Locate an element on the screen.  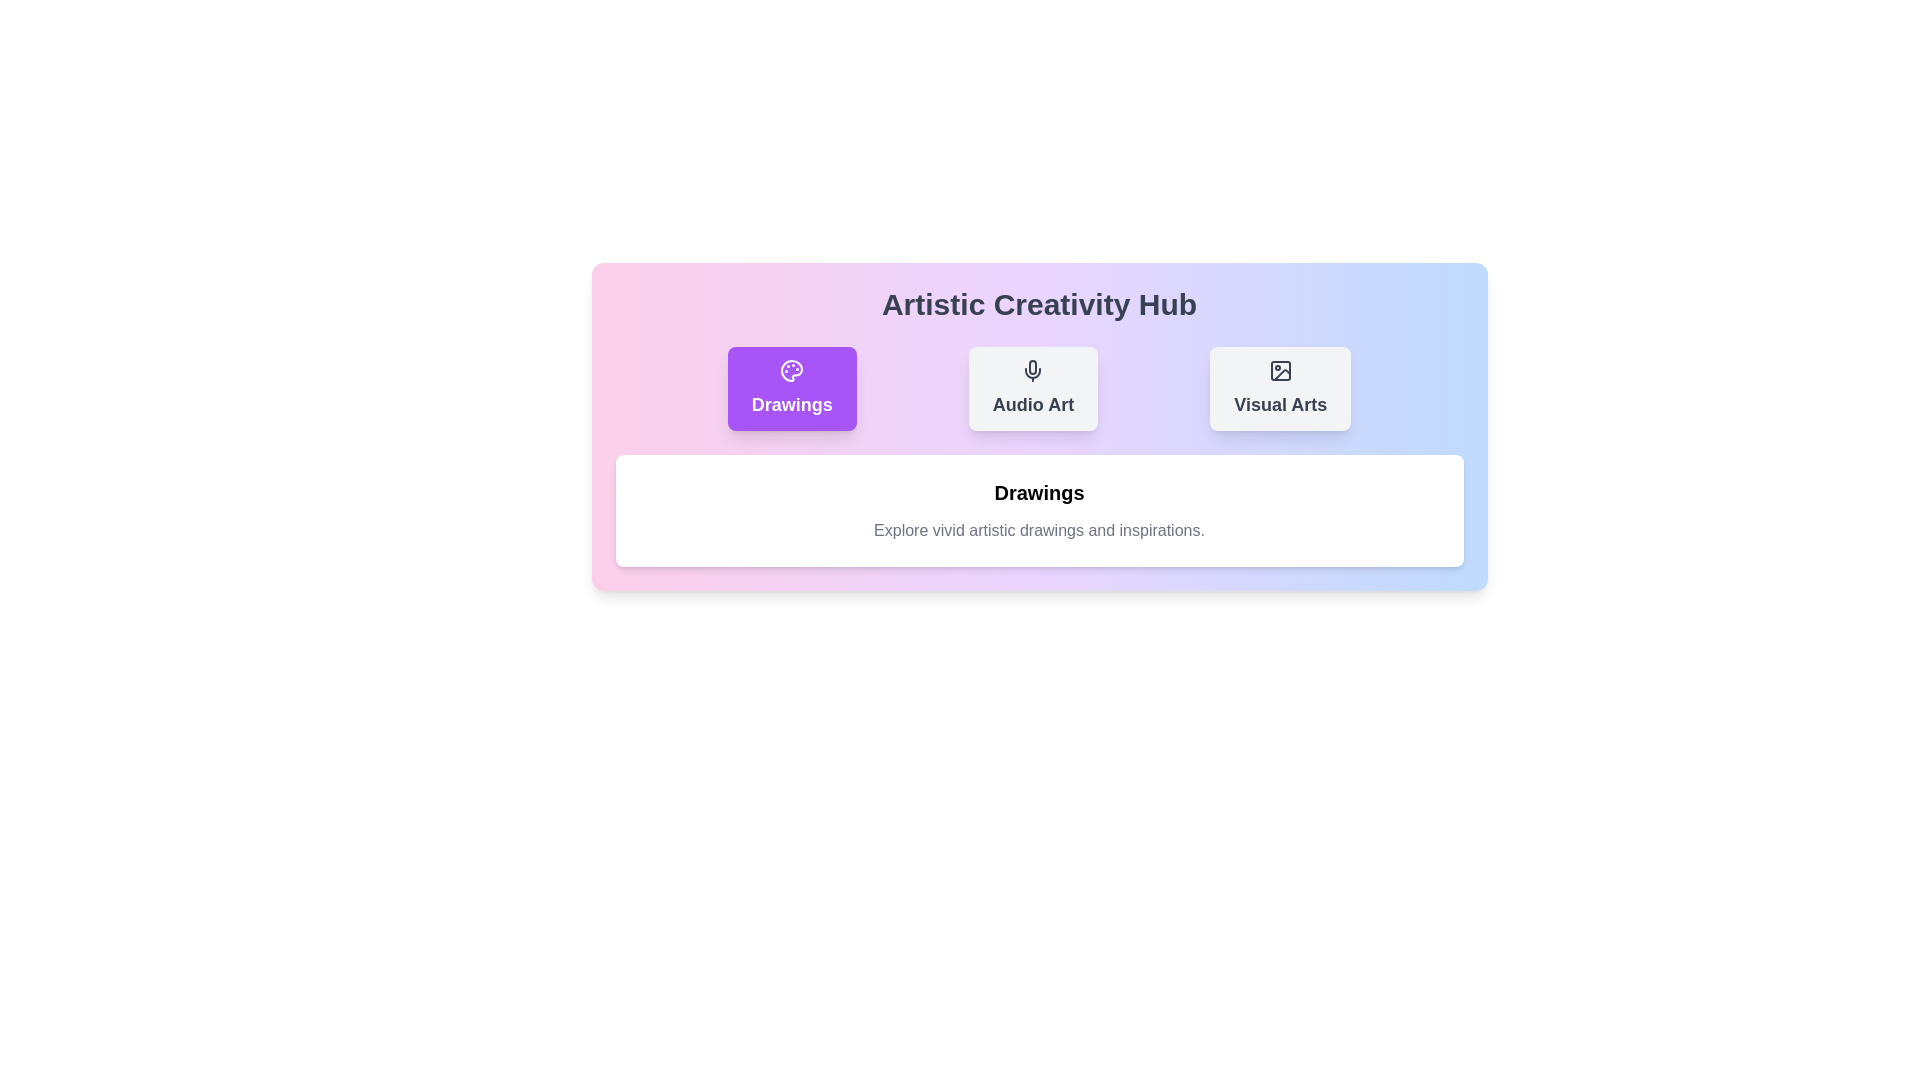
the button labeled Audio Art to observe its hover effect is located at coordinates (1032, 389).